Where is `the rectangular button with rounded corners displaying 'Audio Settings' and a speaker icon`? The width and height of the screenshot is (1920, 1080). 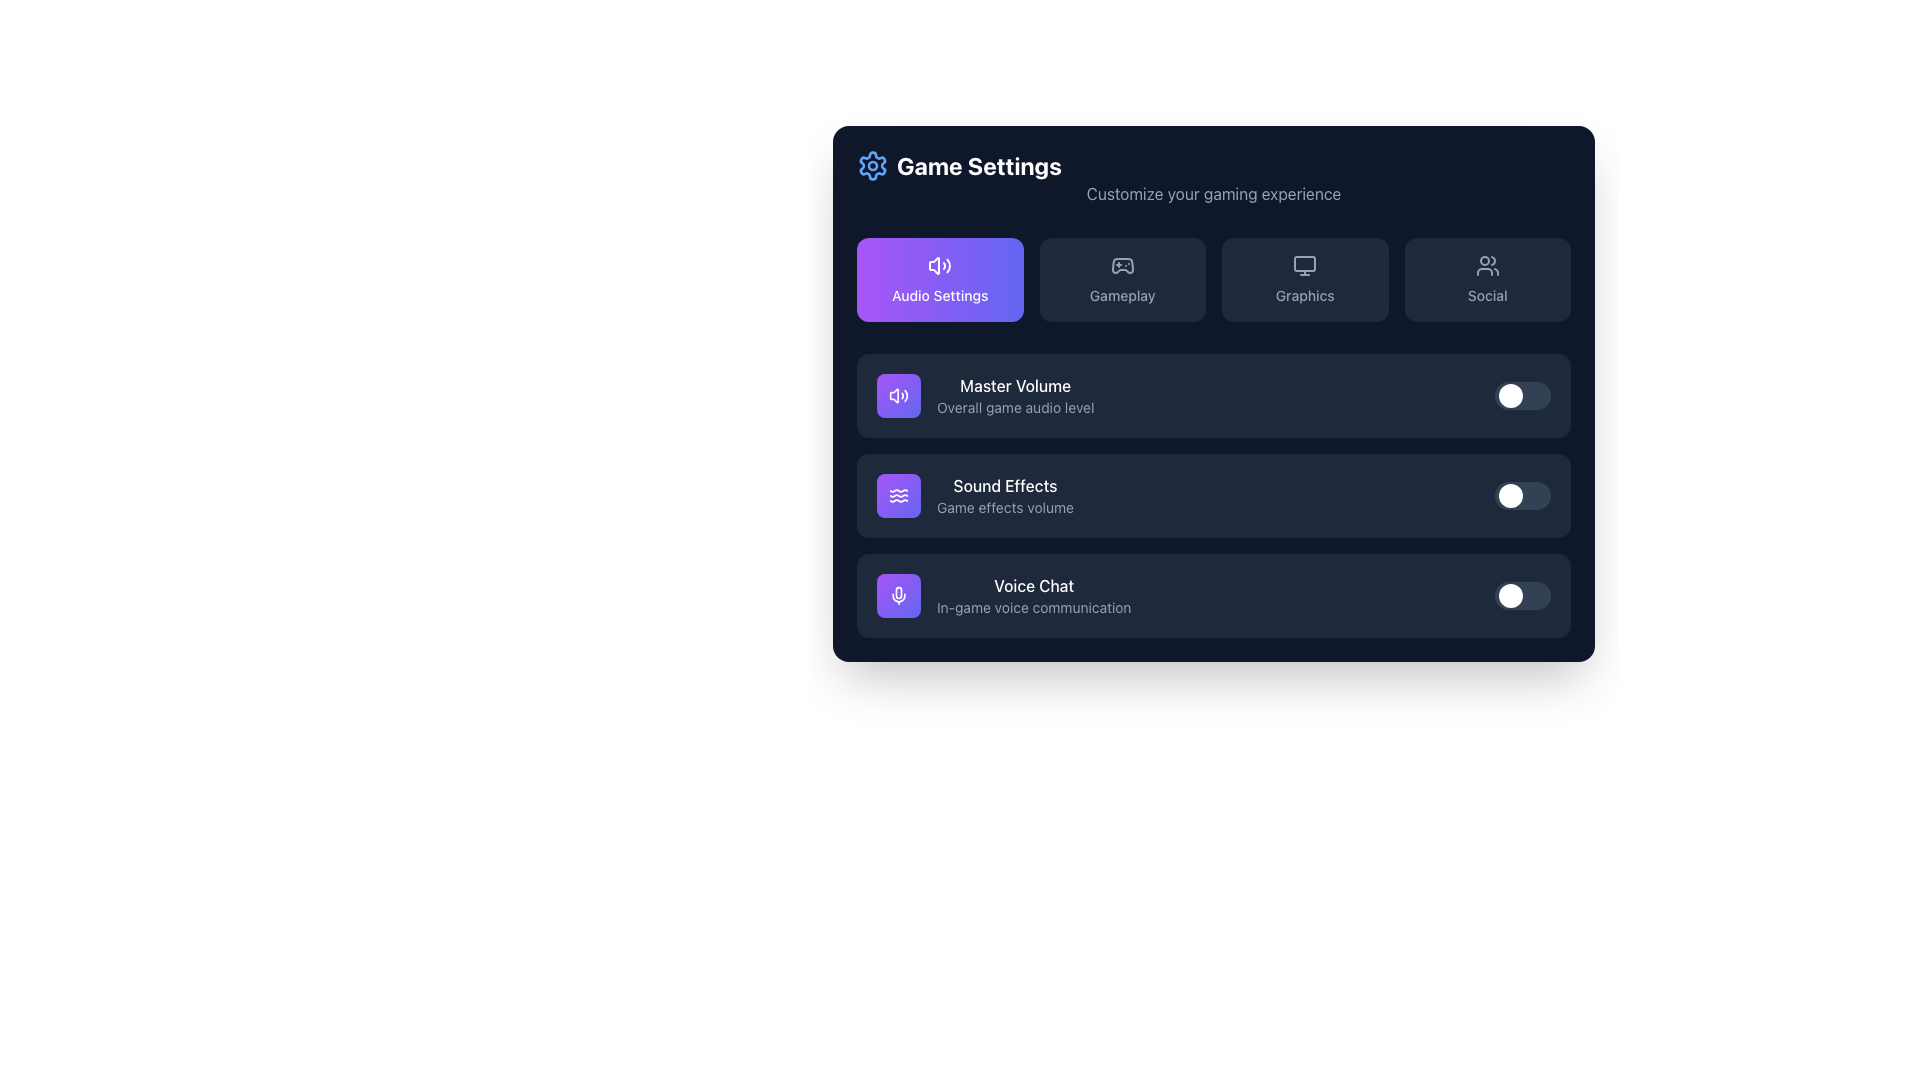
the rectangular button with rounded corners displaying 'Audio Settings' and a speaker icon is located at coordinates (939, 280).